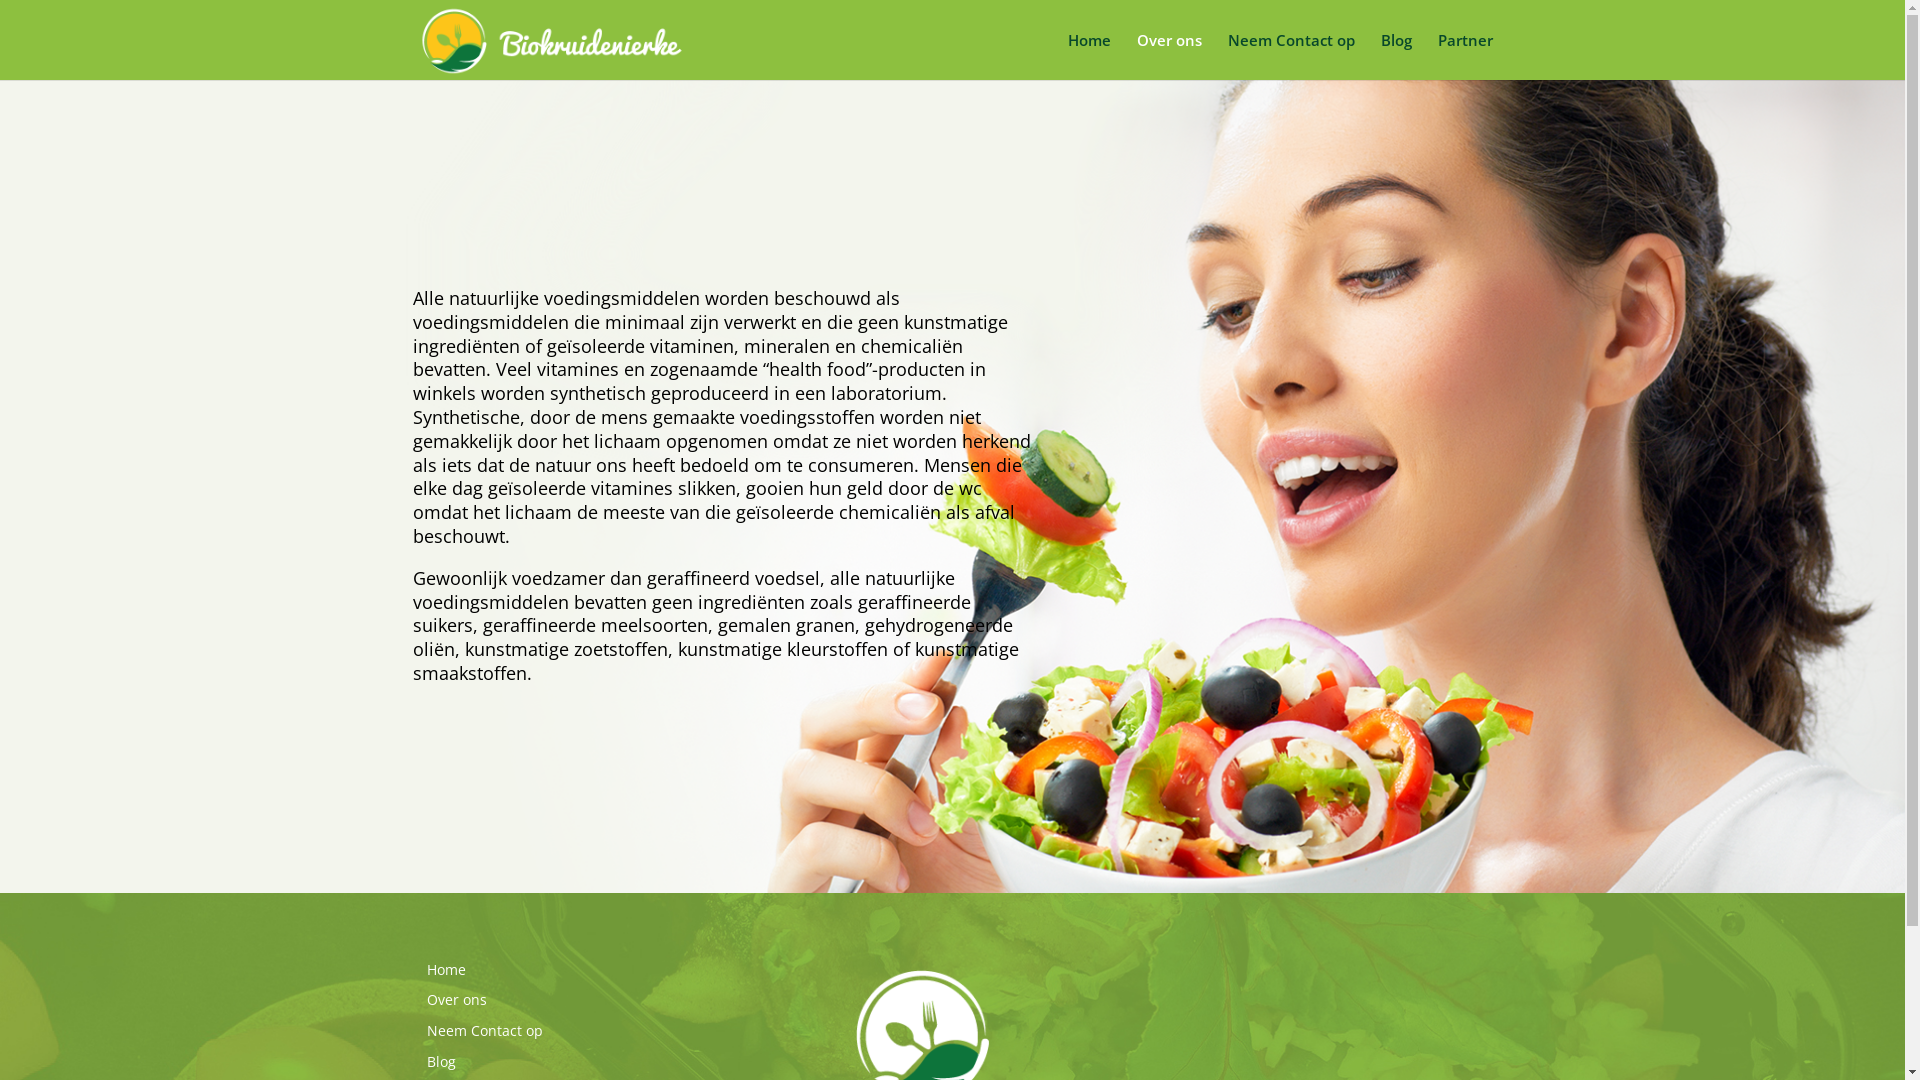 This screenshot has height=1080, width=1920. What do you see at coordinates (1394, 55) in the screenshot?
I see `'Blog'` at bounding box center [1394, 55].